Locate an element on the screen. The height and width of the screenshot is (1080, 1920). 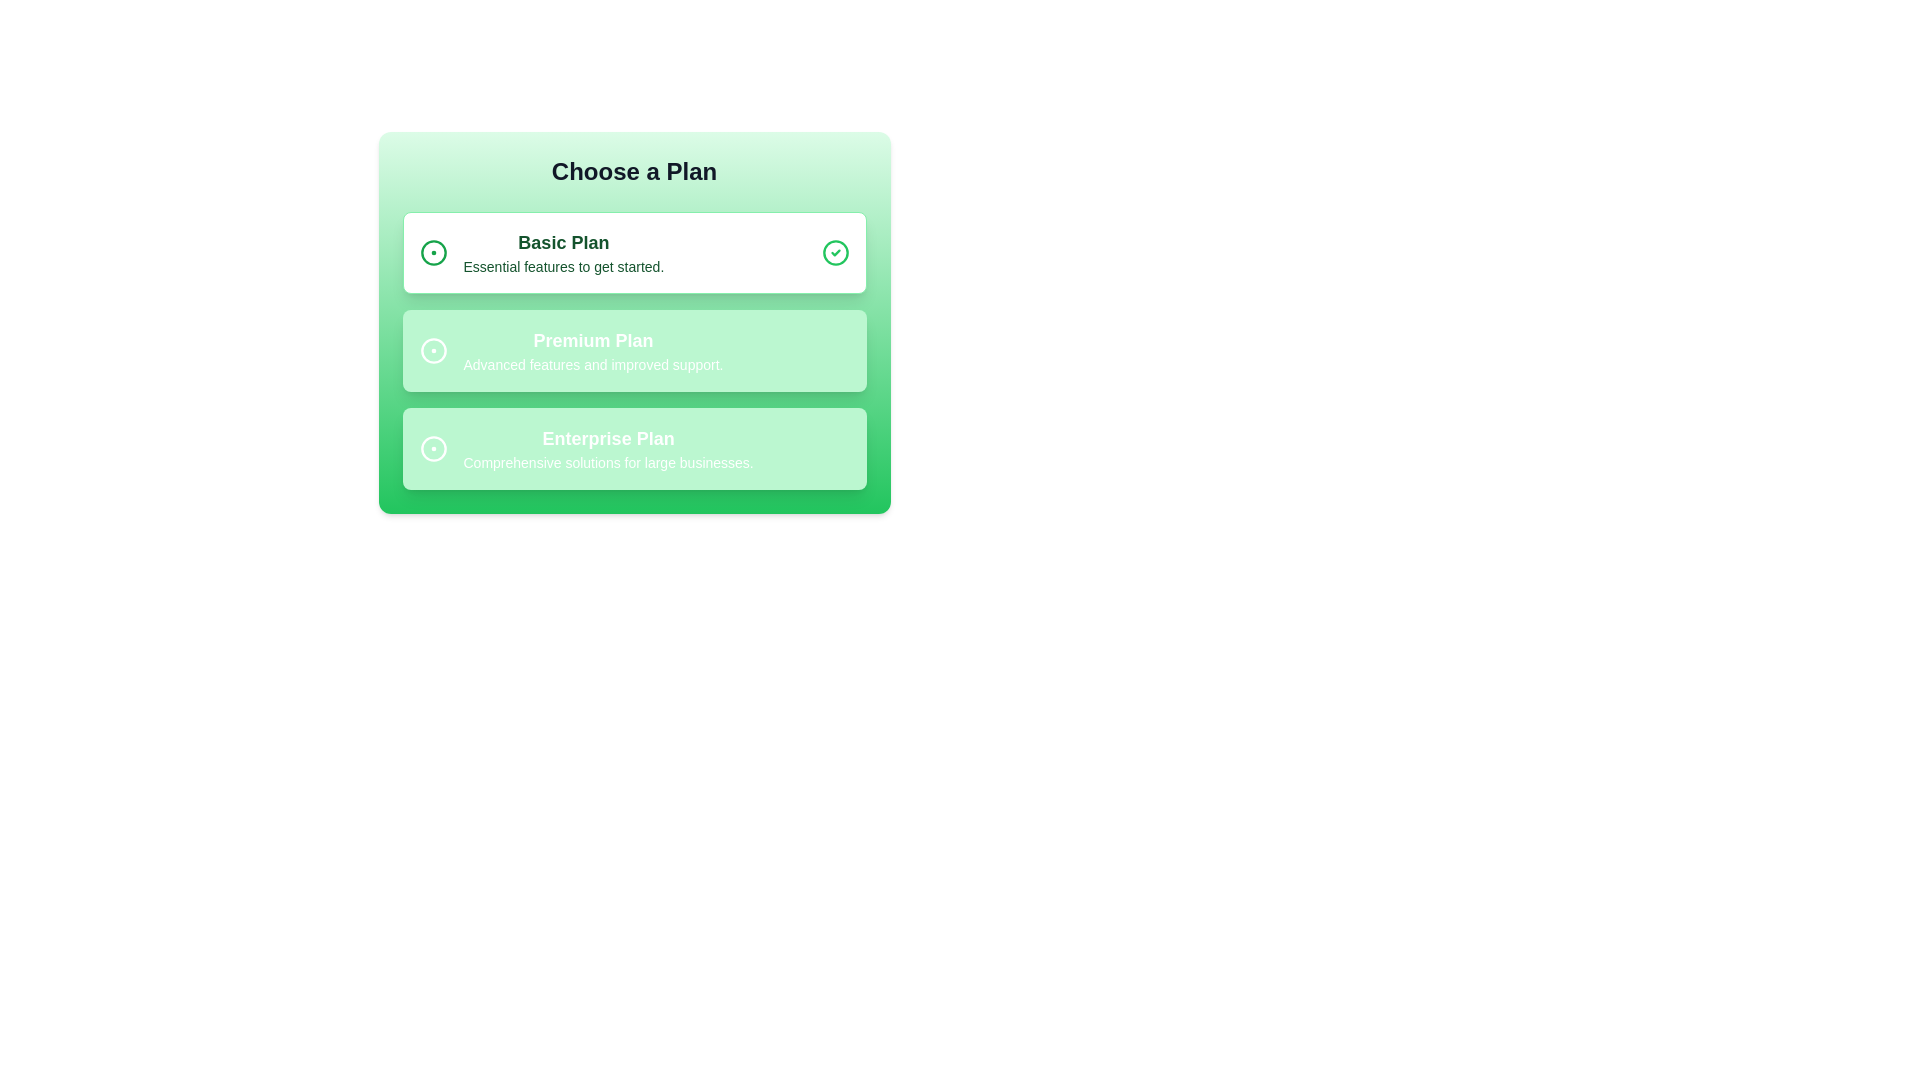
the Text Label that introduces users to the plan selection section, which is located above the selectable plan options is located at coordinates (633, 171).